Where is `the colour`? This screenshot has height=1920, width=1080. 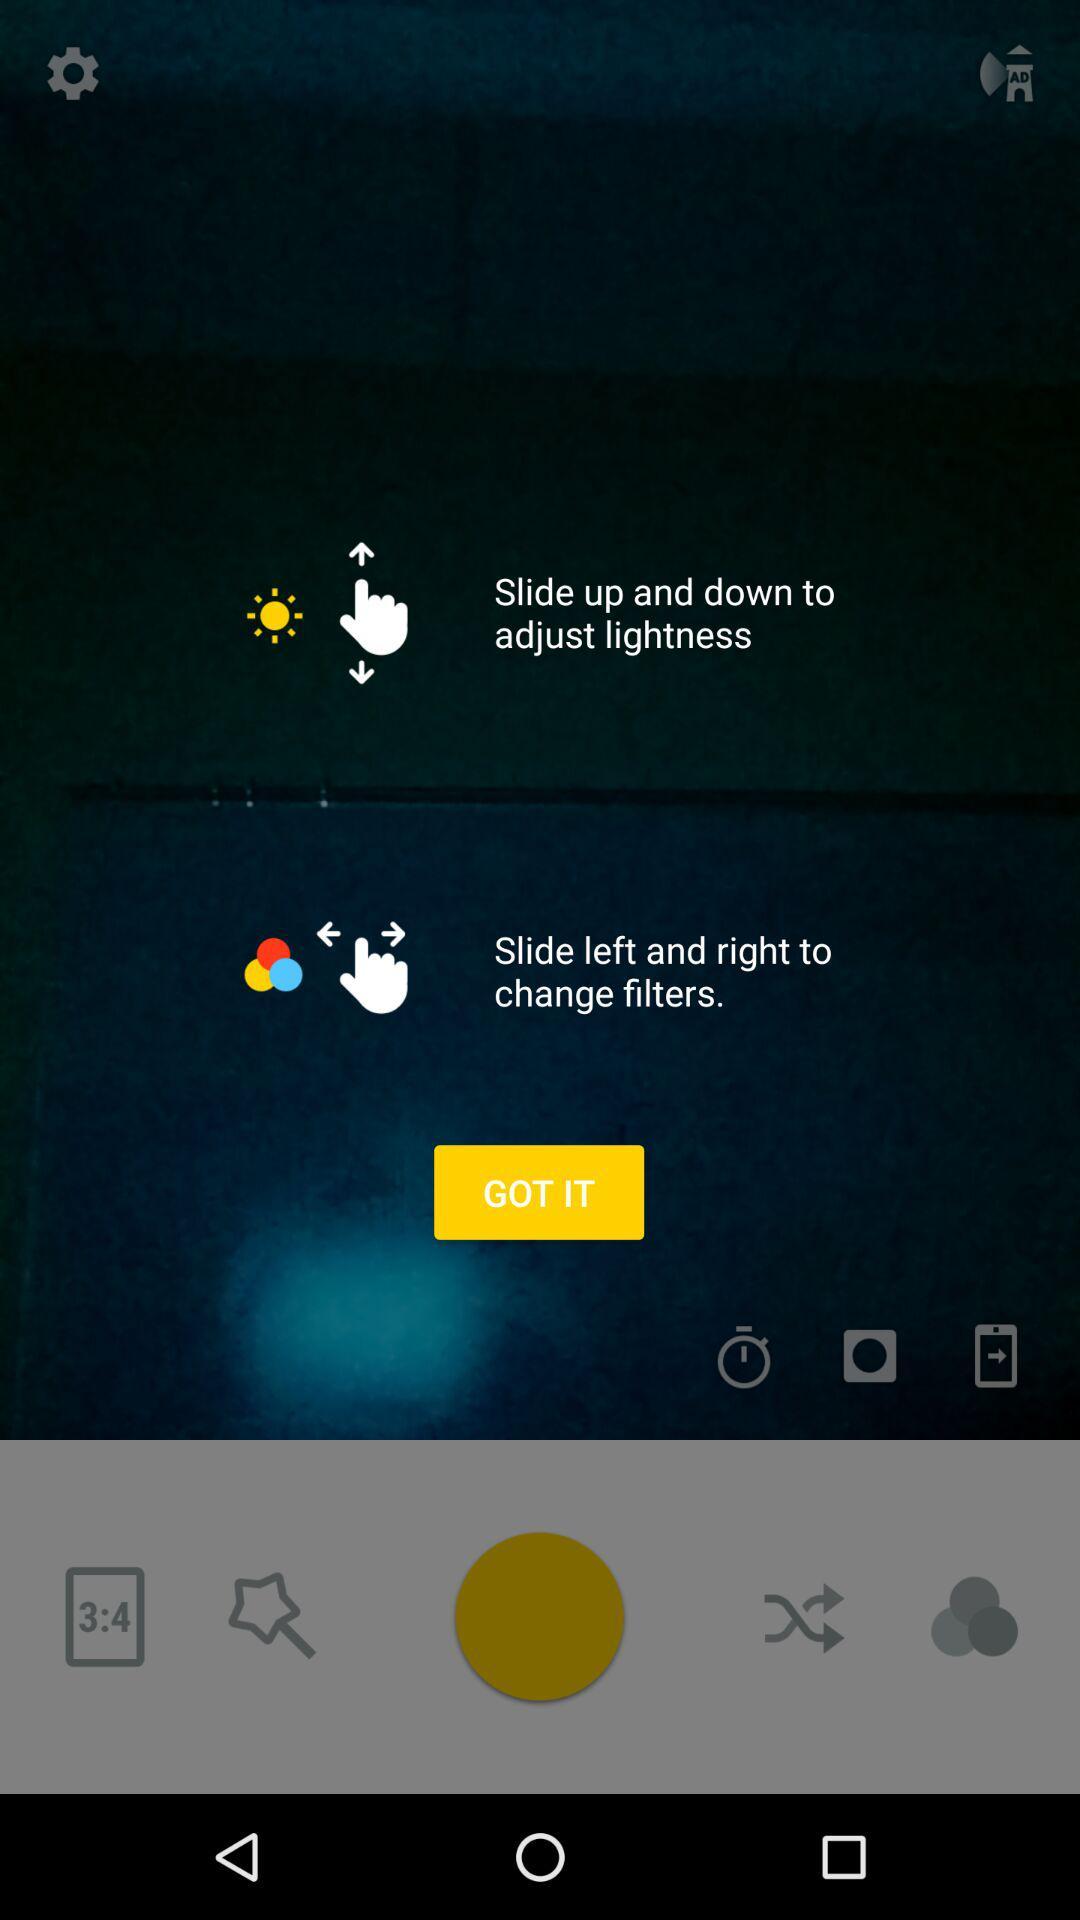 the colour is located at coordinates (538, 1616).